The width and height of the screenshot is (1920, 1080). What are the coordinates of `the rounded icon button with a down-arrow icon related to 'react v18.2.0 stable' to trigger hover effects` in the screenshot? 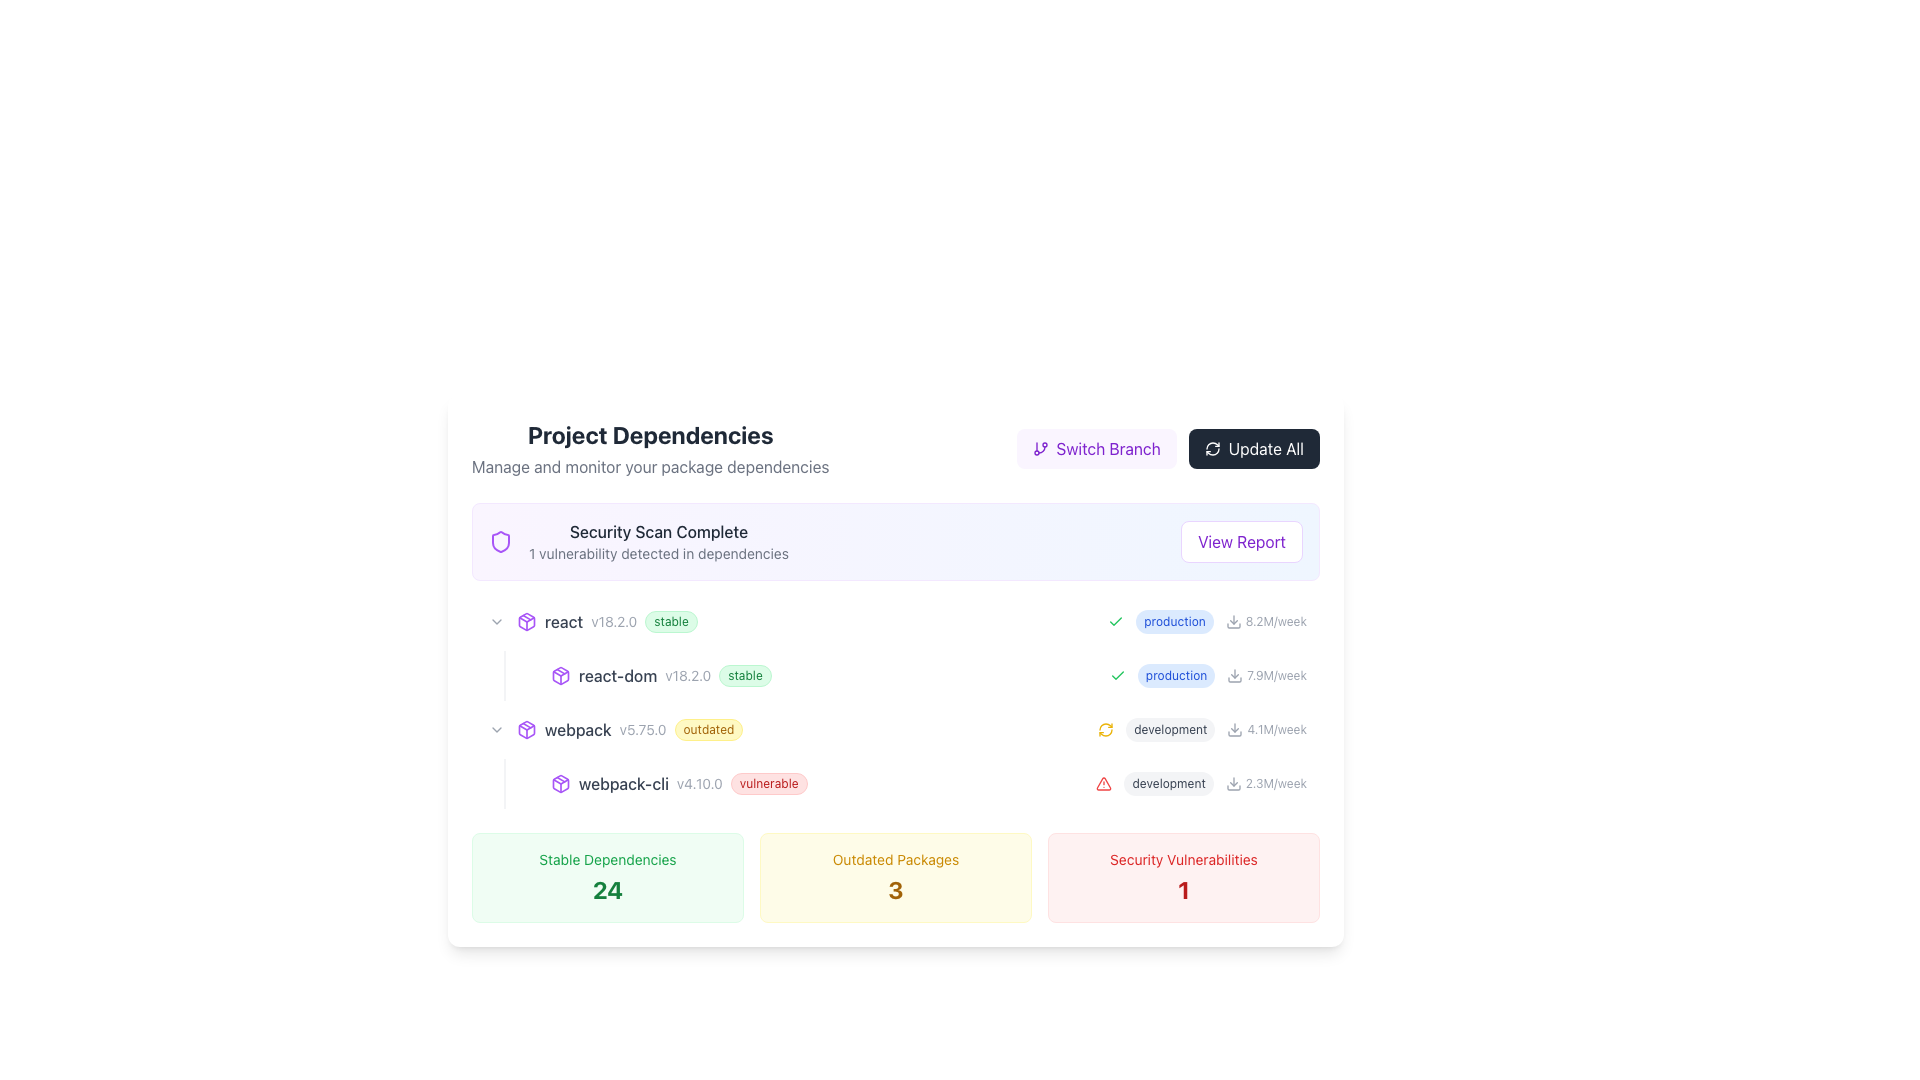 It's located at (497, 620).